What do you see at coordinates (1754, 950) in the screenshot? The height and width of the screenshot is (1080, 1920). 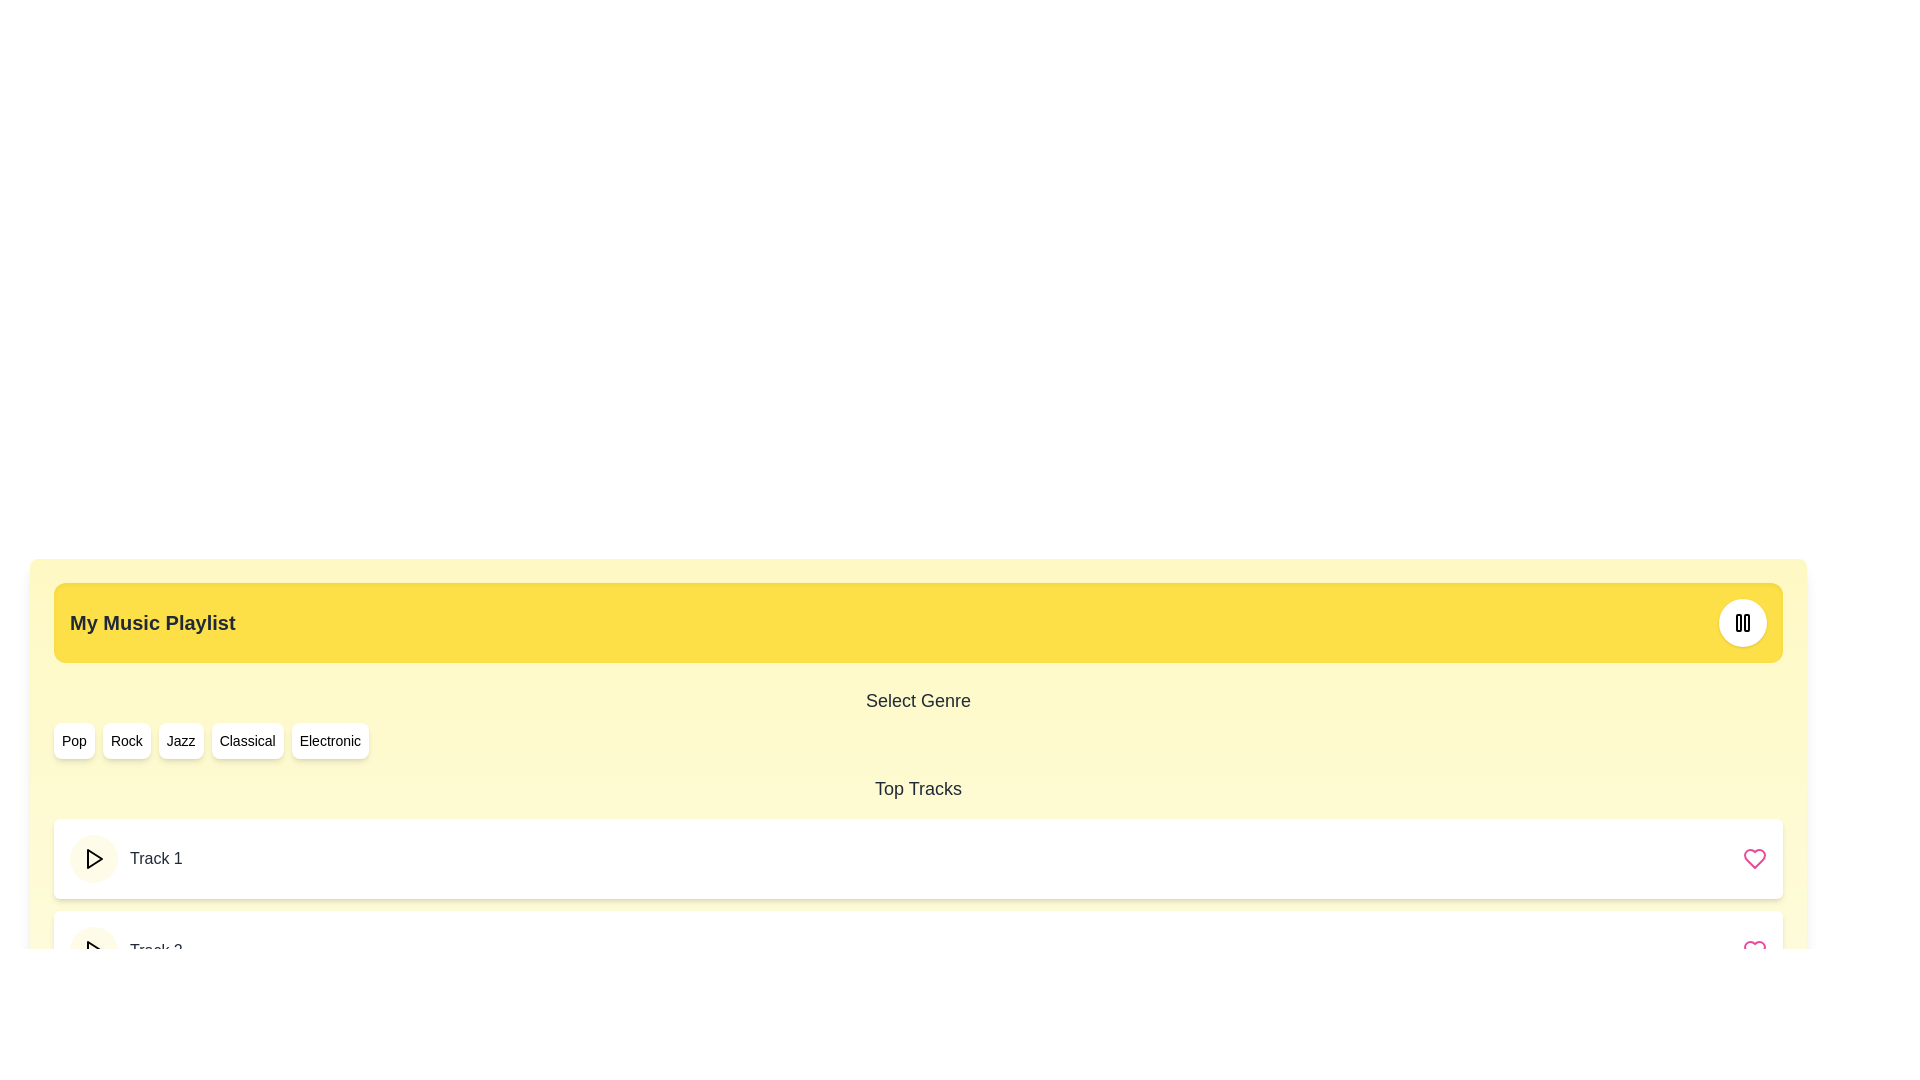 I see `the heart-shaped icon button with a pink outline located on the right side of the 'Track 2' section to favorite the track` at bounding box center [1754, 950].